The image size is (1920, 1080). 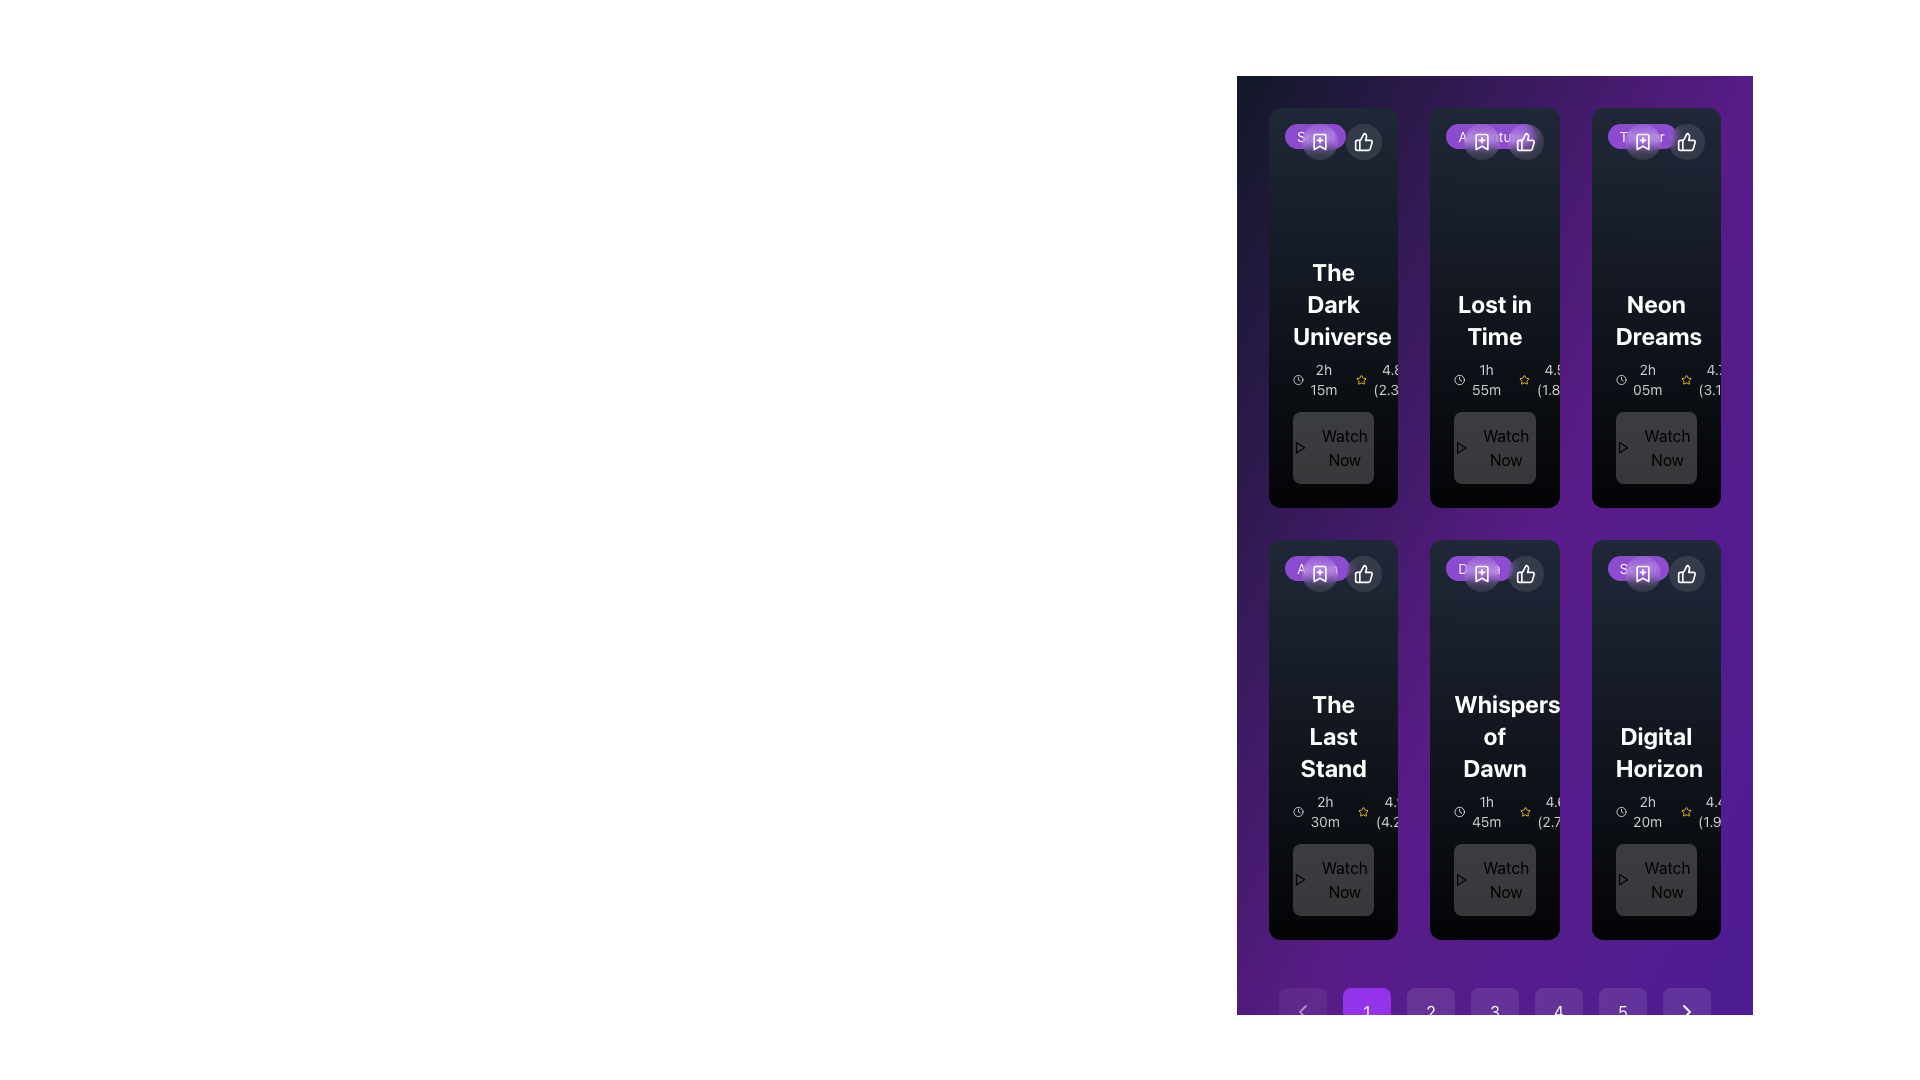 I want to click on the genre label for the movie 'The Dark Universe', which is positioned above the movie title in the card layout, so click(x=1315, y=135).